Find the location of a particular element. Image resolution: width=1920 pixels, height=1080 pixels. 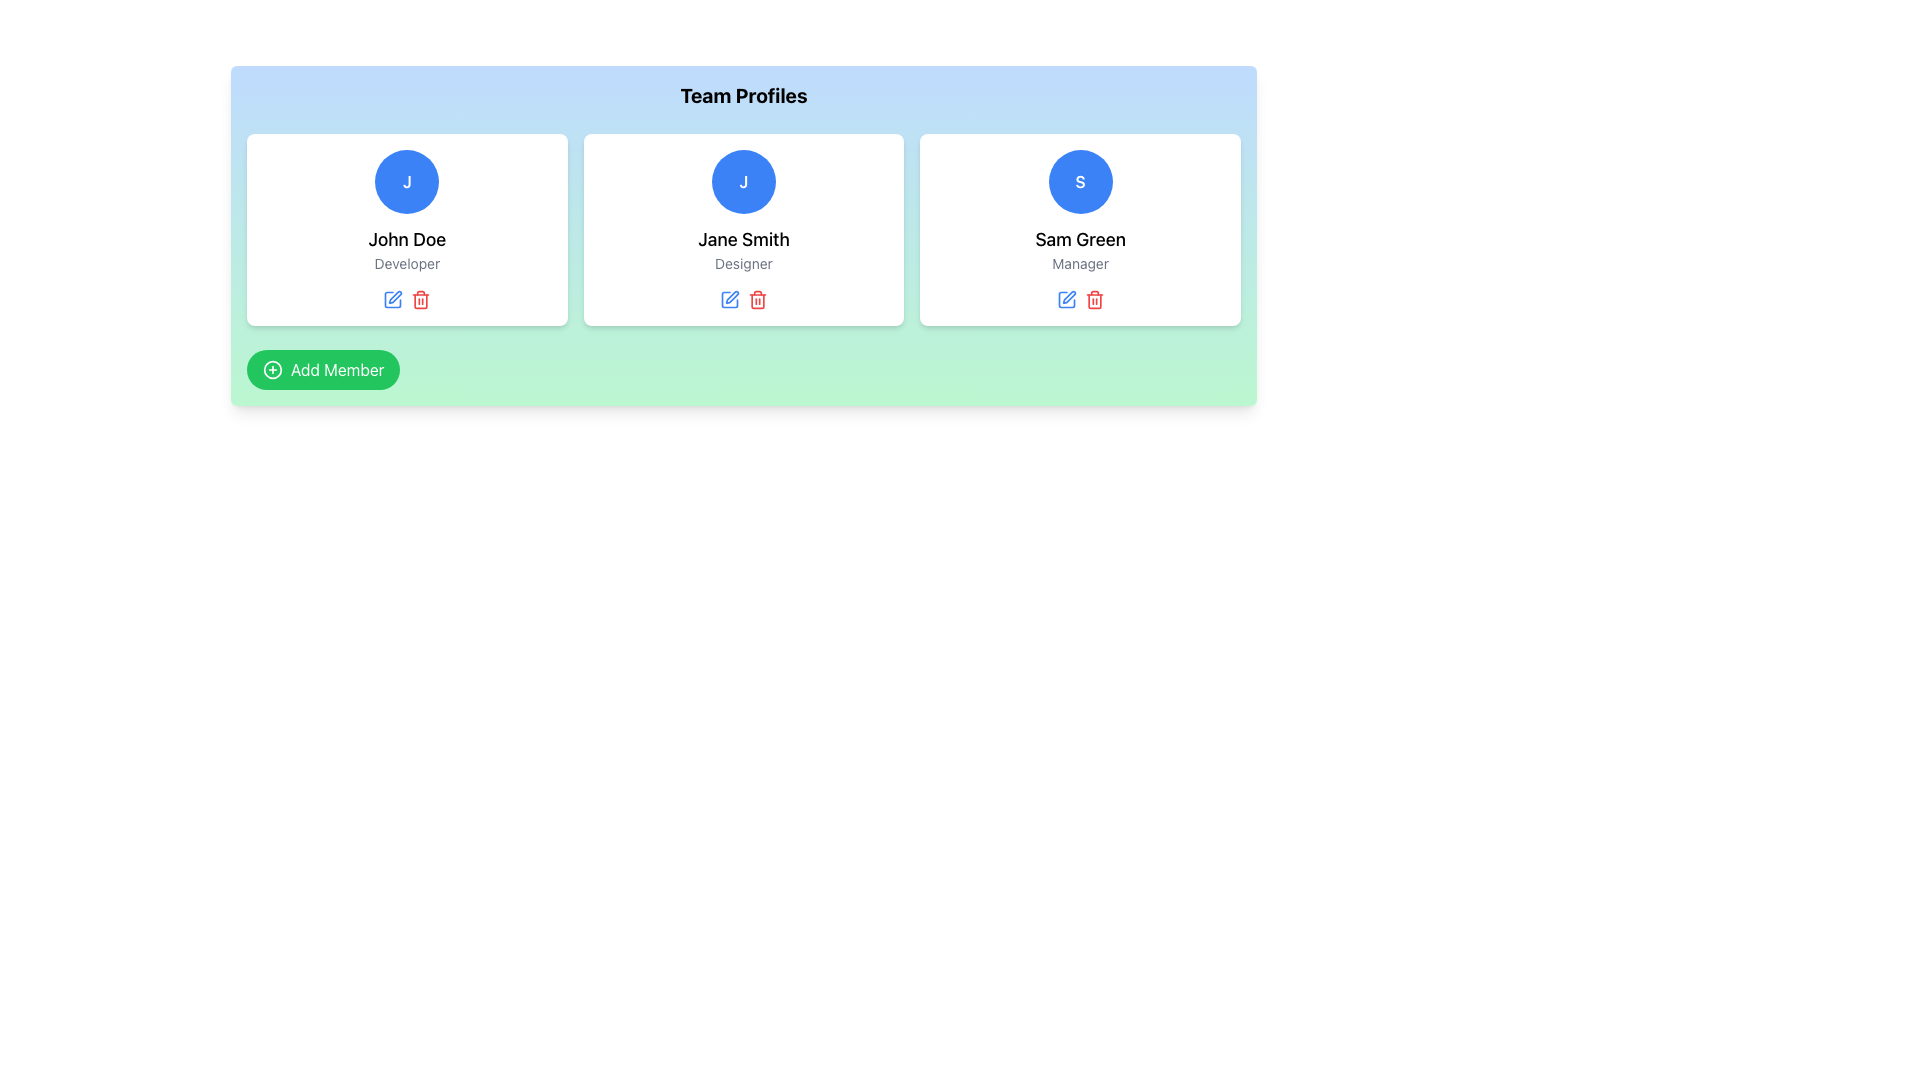

the icon-based button to change the icon's color for editing 'Jane Smith's profile, located in the second card under 'Team Profiles' is located at coordinates (728, 300).